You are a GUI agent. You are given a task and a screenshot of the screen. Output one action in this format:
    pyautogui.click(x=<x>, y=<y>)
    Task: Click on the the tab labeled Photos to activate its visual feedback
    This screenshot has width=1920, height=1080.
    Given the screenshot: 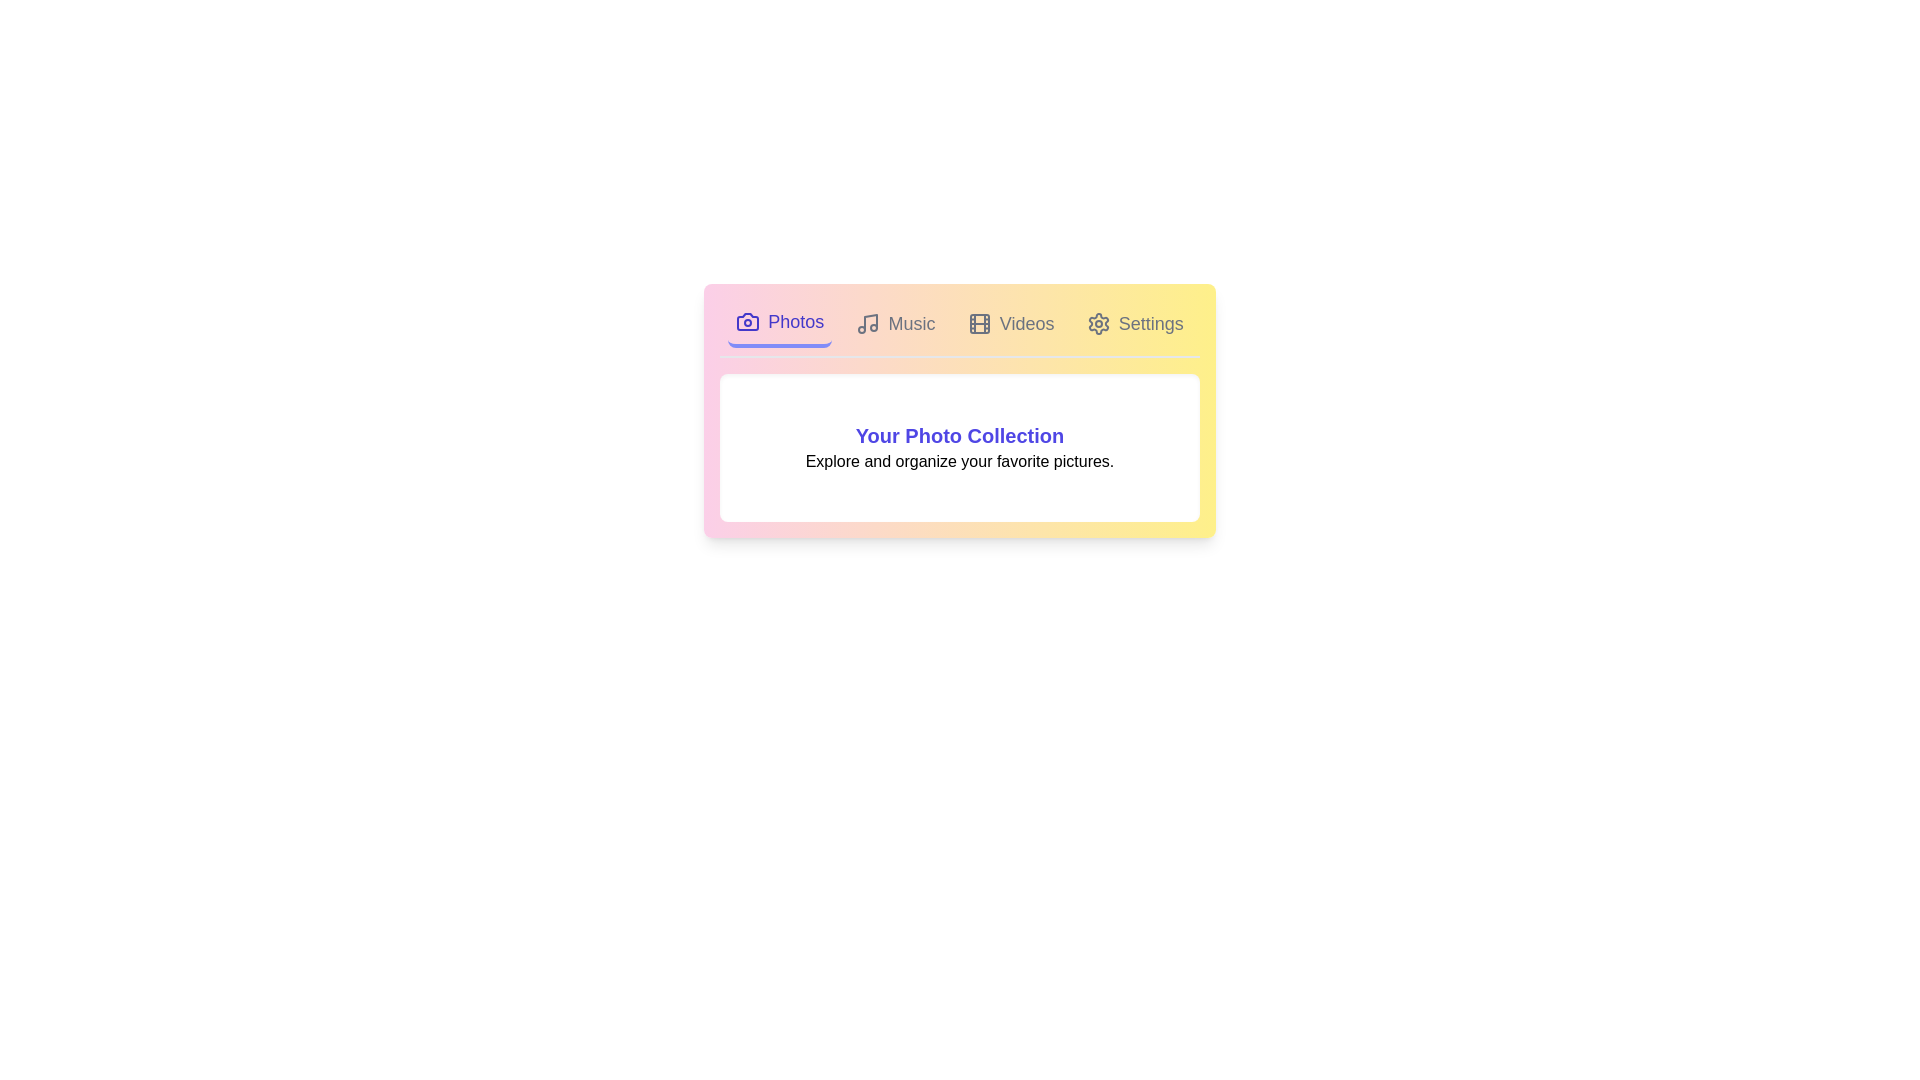 What is the action you would take?
    pyautogui.click(x=778, y=323)
    